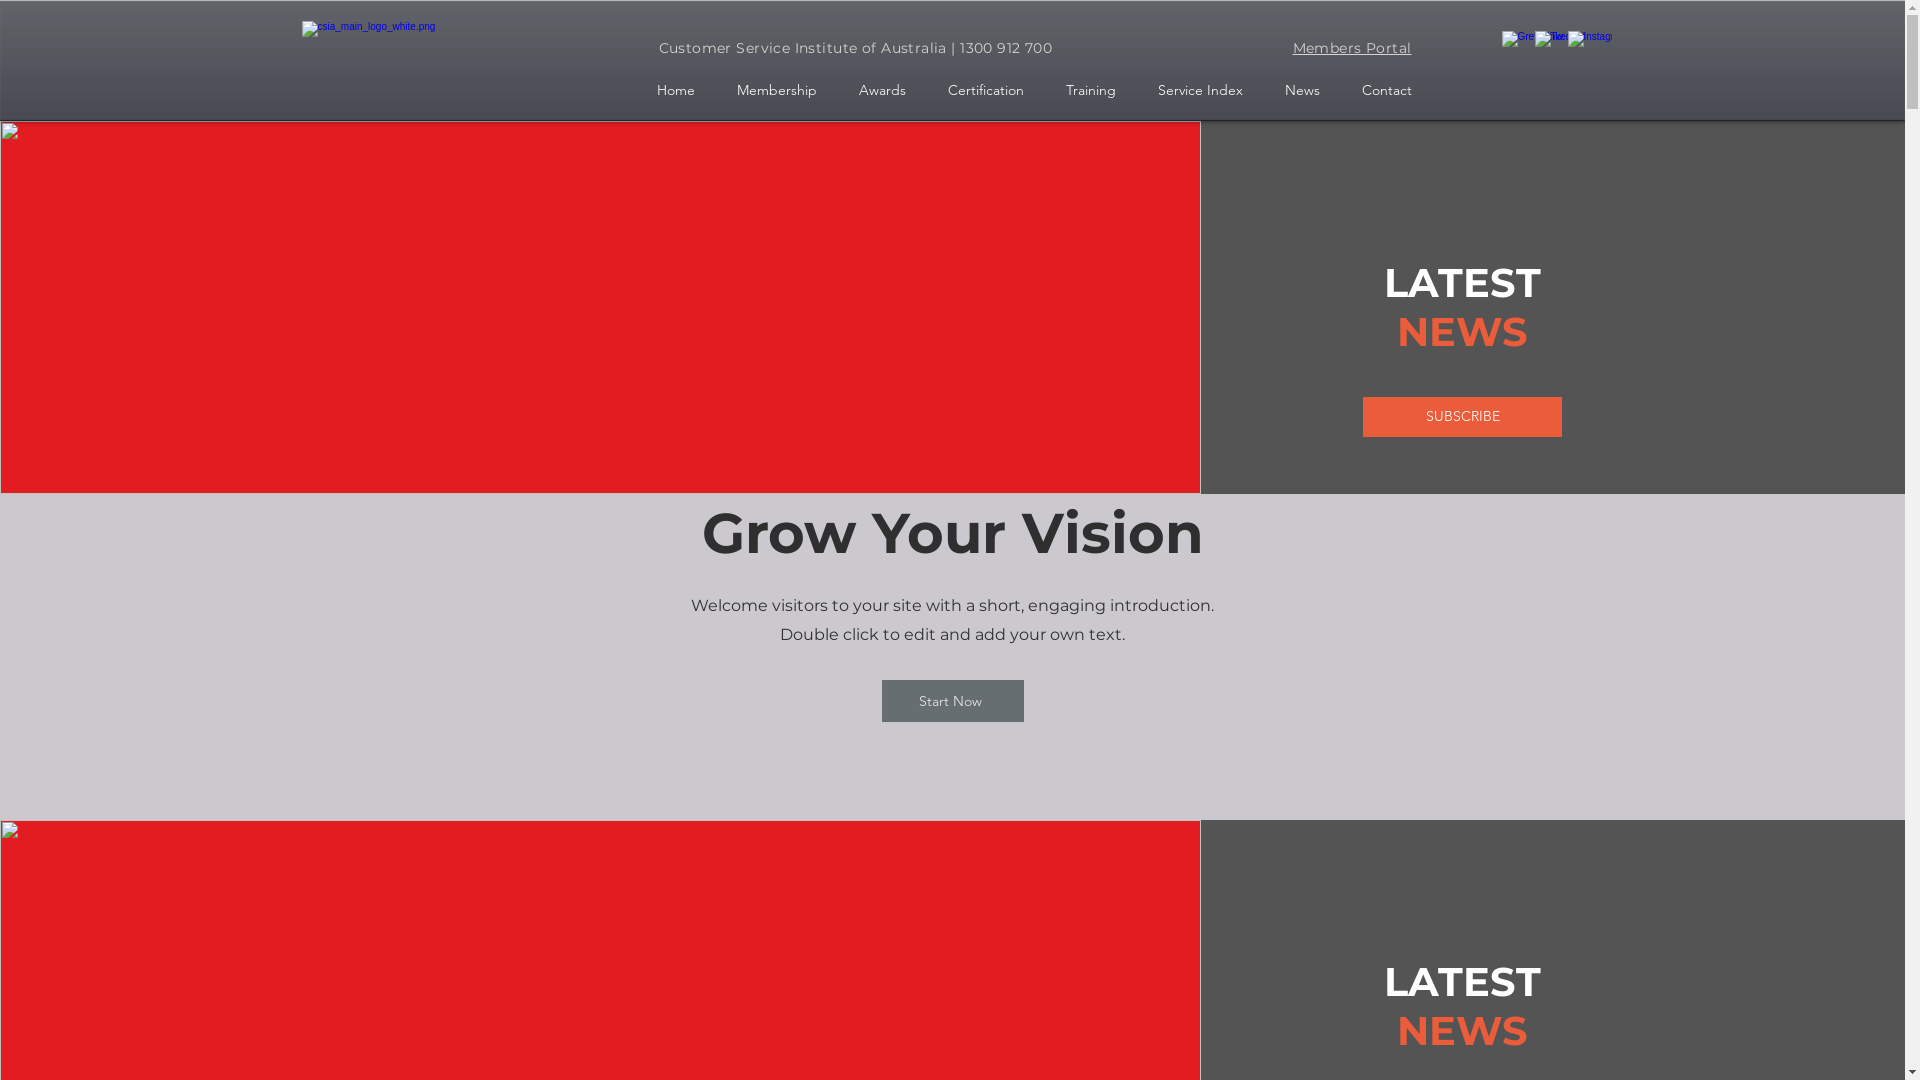 The image size is (1920, 1080). What do you see at coordinates (1351, 46) in the screenshot?
I see `'Members Portal'` at bounding box center [1351, 46].